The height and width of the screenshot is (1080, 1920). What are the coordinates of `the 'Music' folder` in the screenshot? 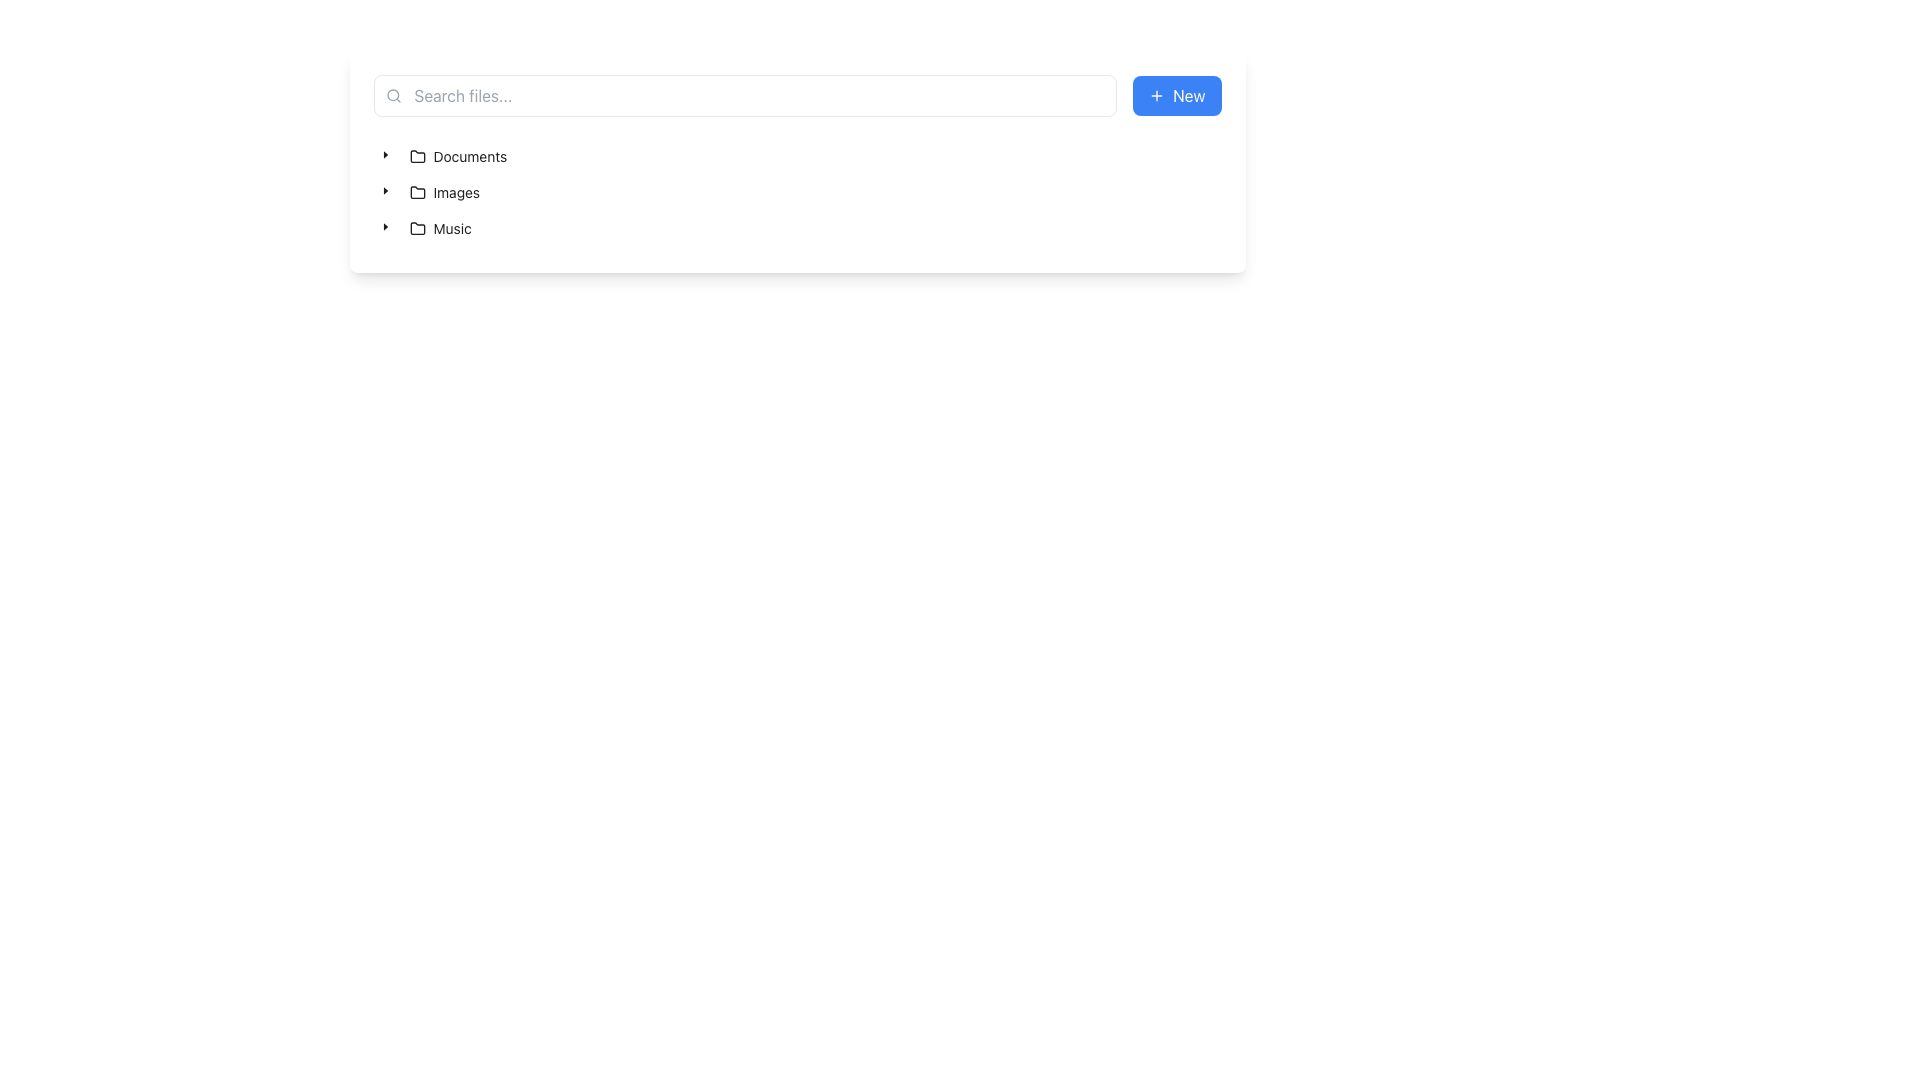 It's located at (425, 227).